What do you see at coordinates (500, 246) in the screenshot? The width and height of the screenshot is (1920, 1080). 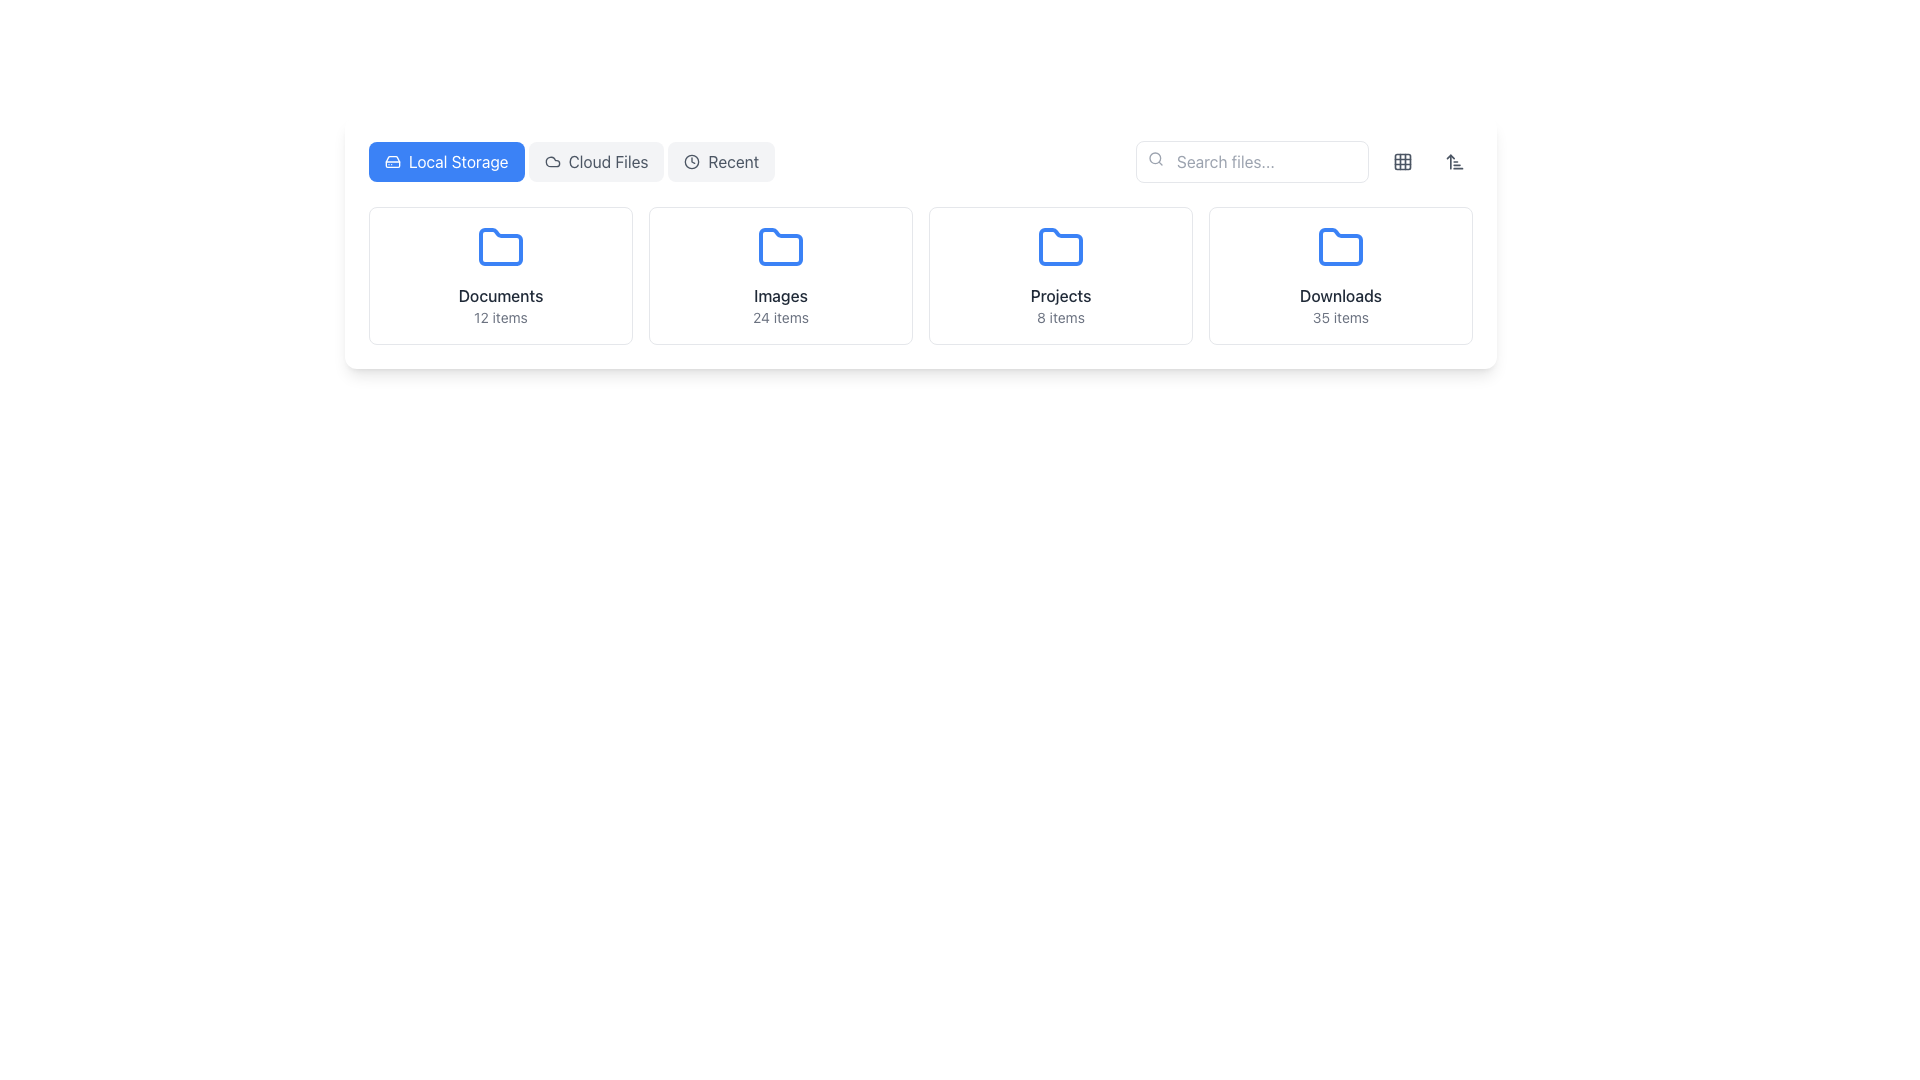 I see `the folder icon labeled 'Documents'` at bounding box center [500, 246].